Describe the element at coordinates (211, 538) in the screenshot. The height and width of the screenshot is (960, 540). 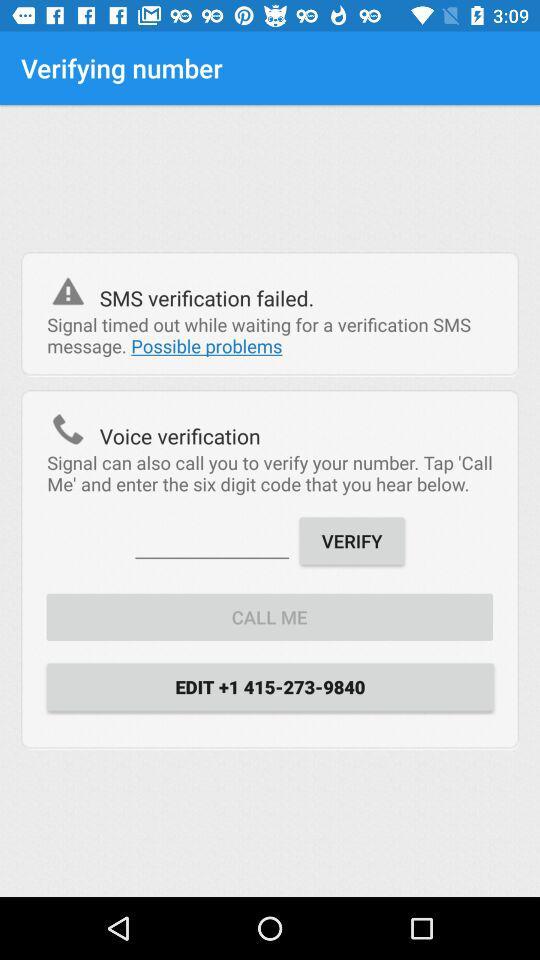
I see `item below the signal can also icon` at that location.